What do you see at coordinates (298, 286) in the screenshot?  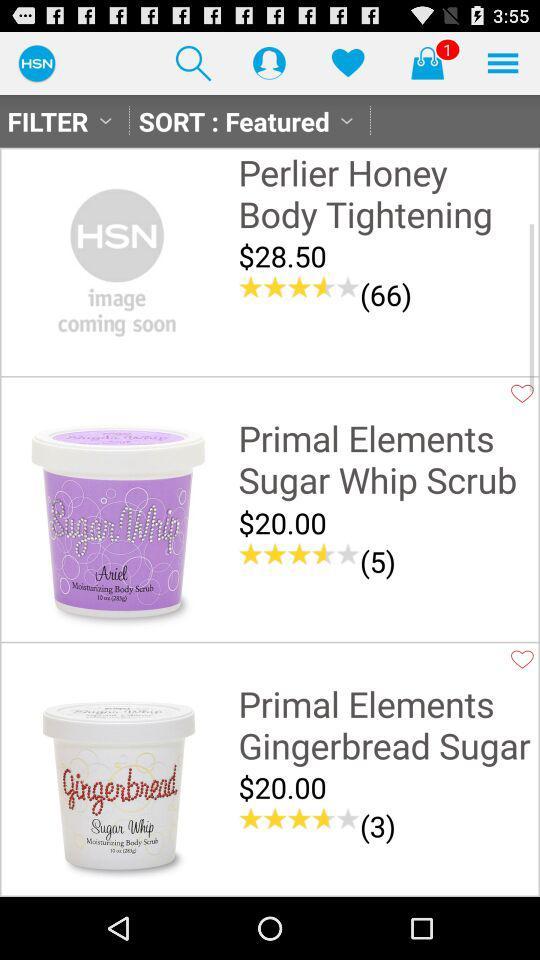 I see `icon to the left of the (66) icon` at bounding box center [298, 286].